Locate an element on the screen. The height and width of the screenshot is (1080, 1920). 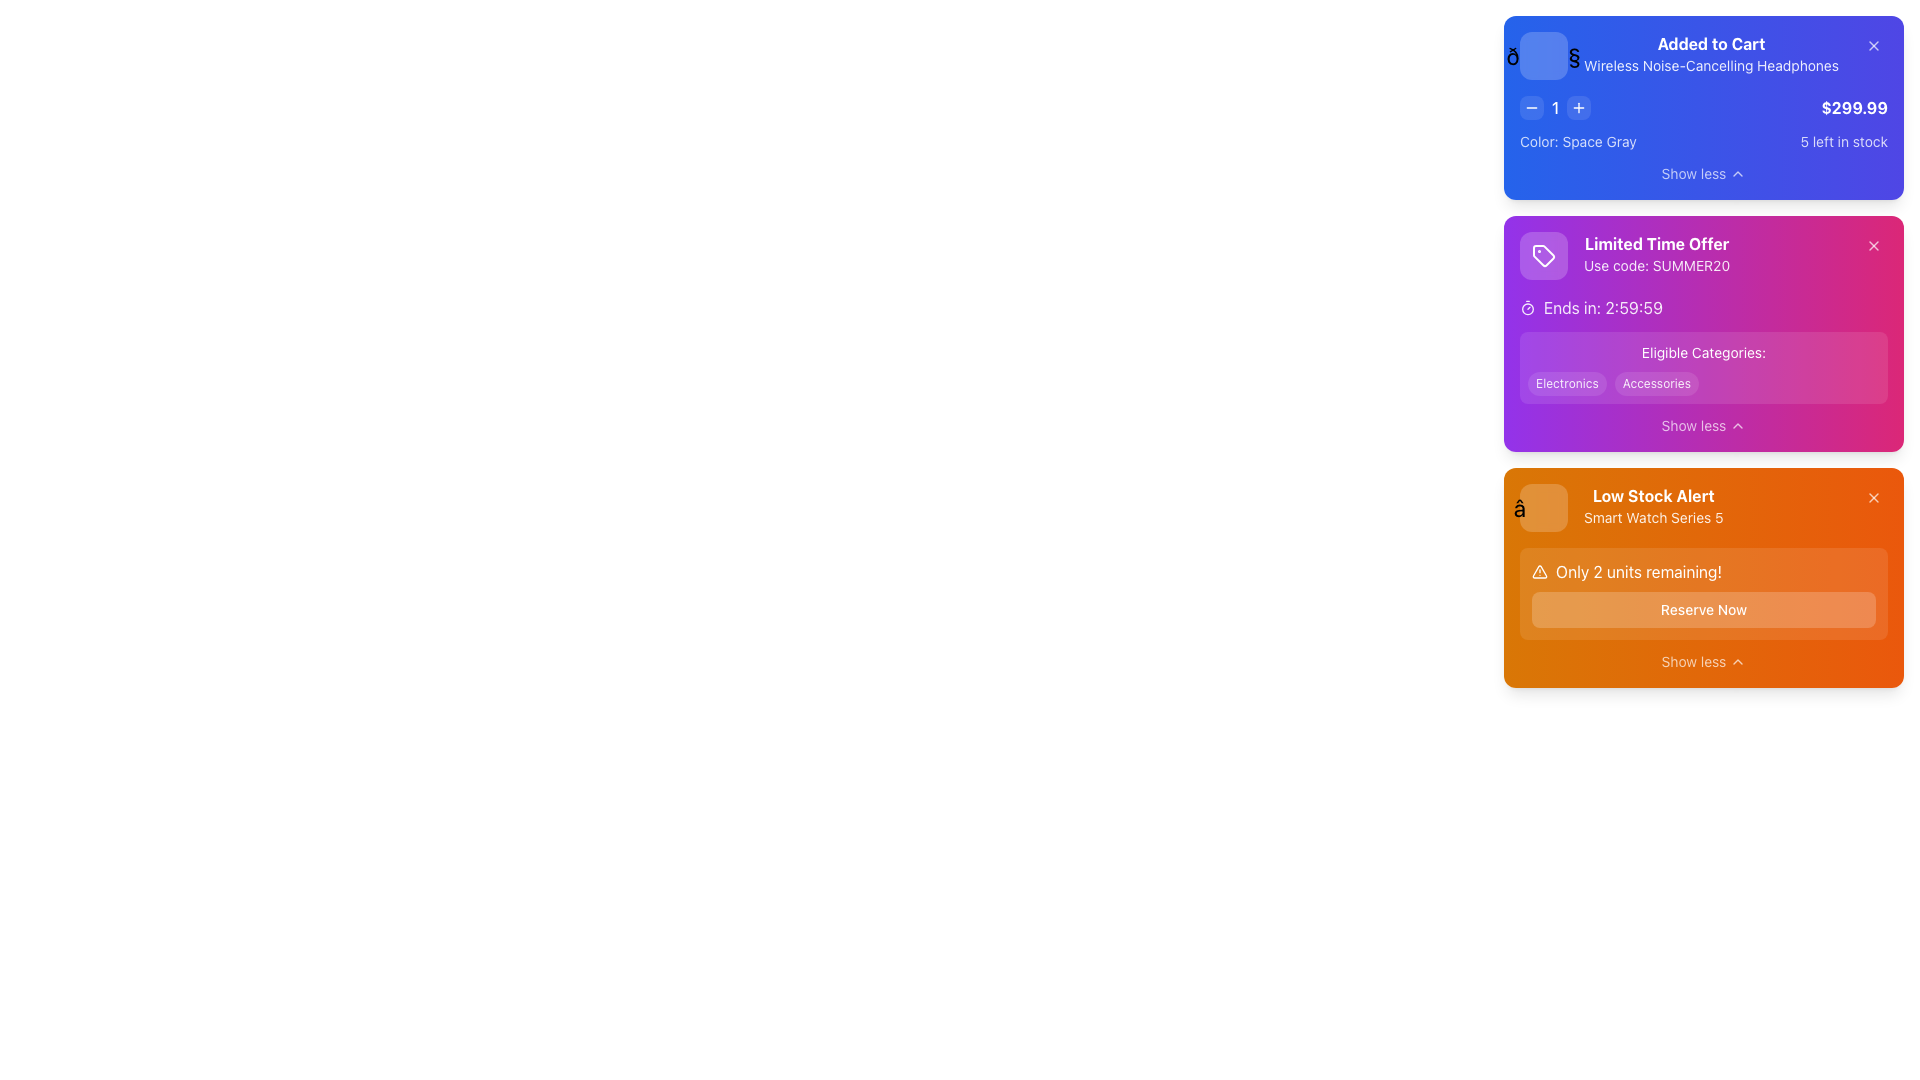
the text block that displays the bold title 'Added to Cart' and subheading 'Wireless Noise-Cancelling Headphones' on a vibrant blue background is located at coordinates (1679, 55).